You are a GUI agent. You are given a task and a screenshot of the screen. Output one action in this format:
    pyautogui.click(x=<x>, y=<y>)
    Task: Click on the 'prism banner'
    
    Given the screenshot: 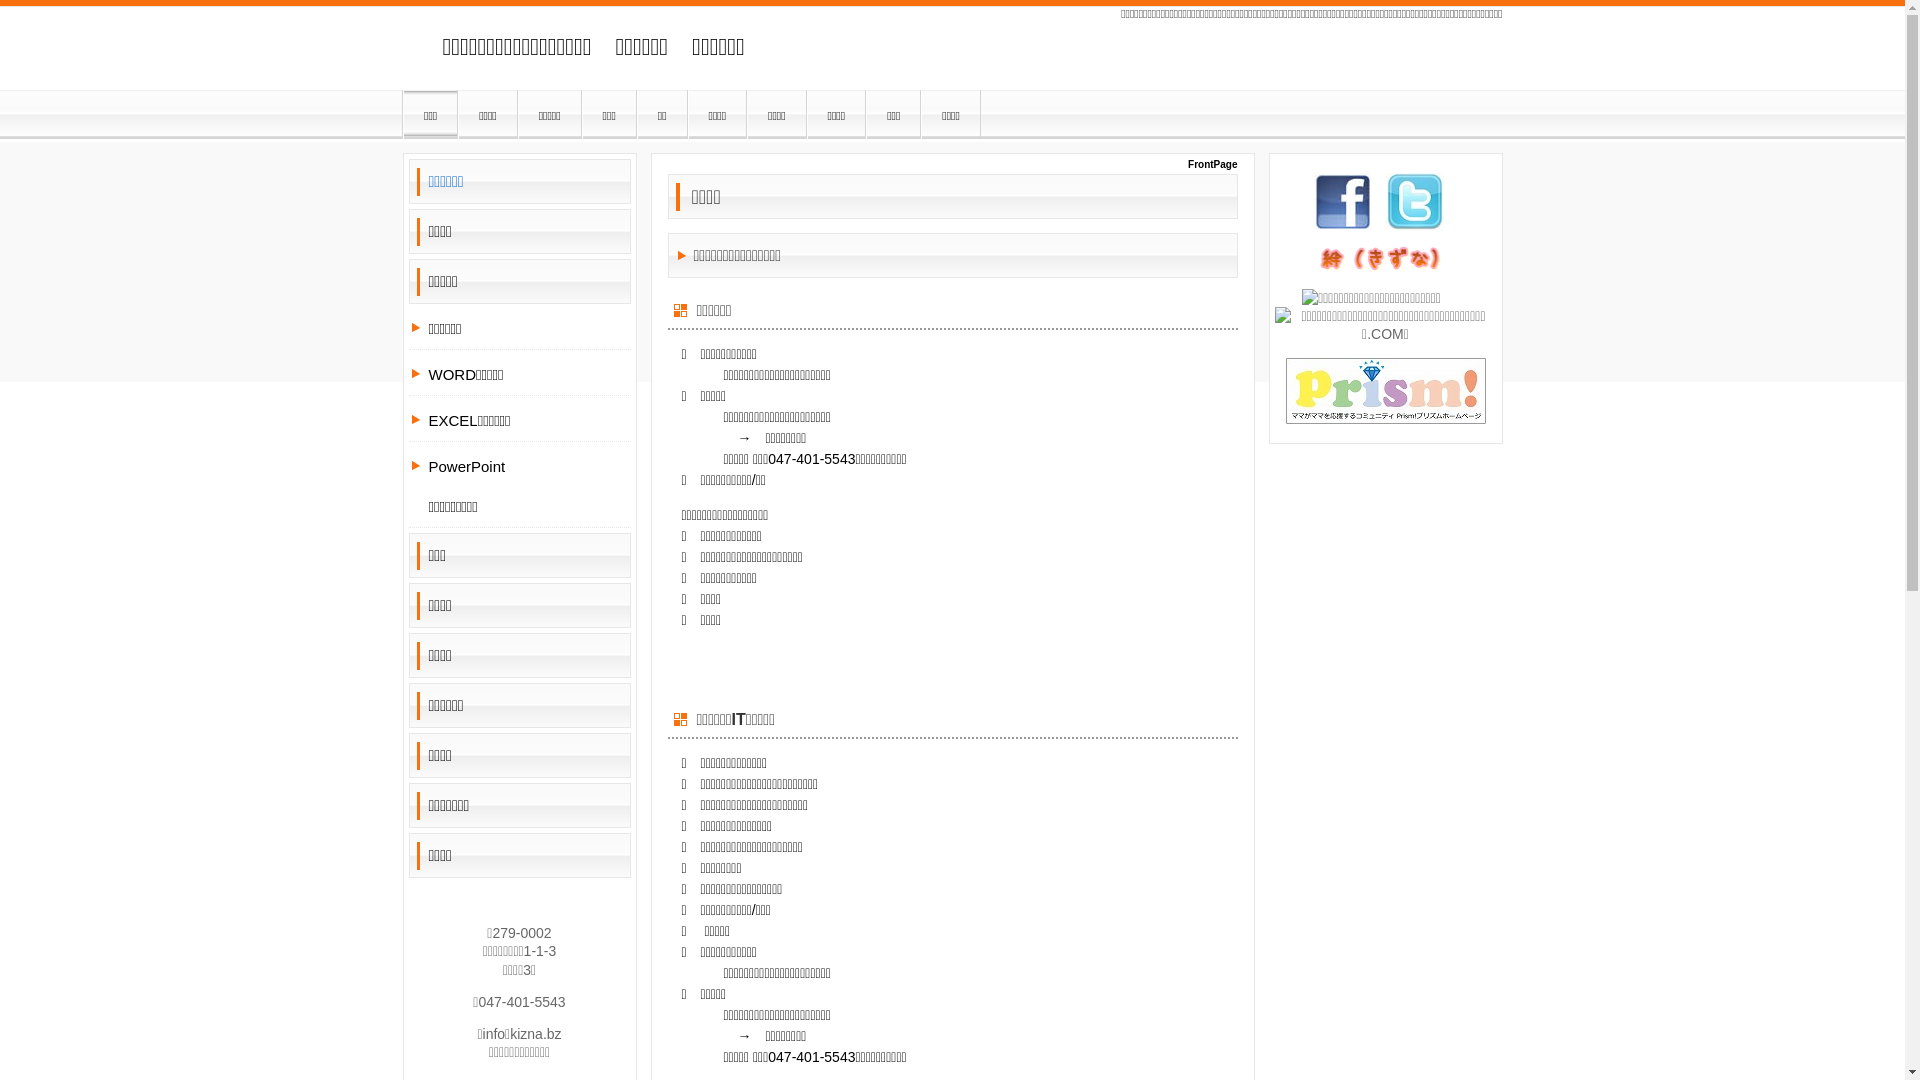 What is the action you would take?
    pyautogui.click(x=1286, y=390)
    